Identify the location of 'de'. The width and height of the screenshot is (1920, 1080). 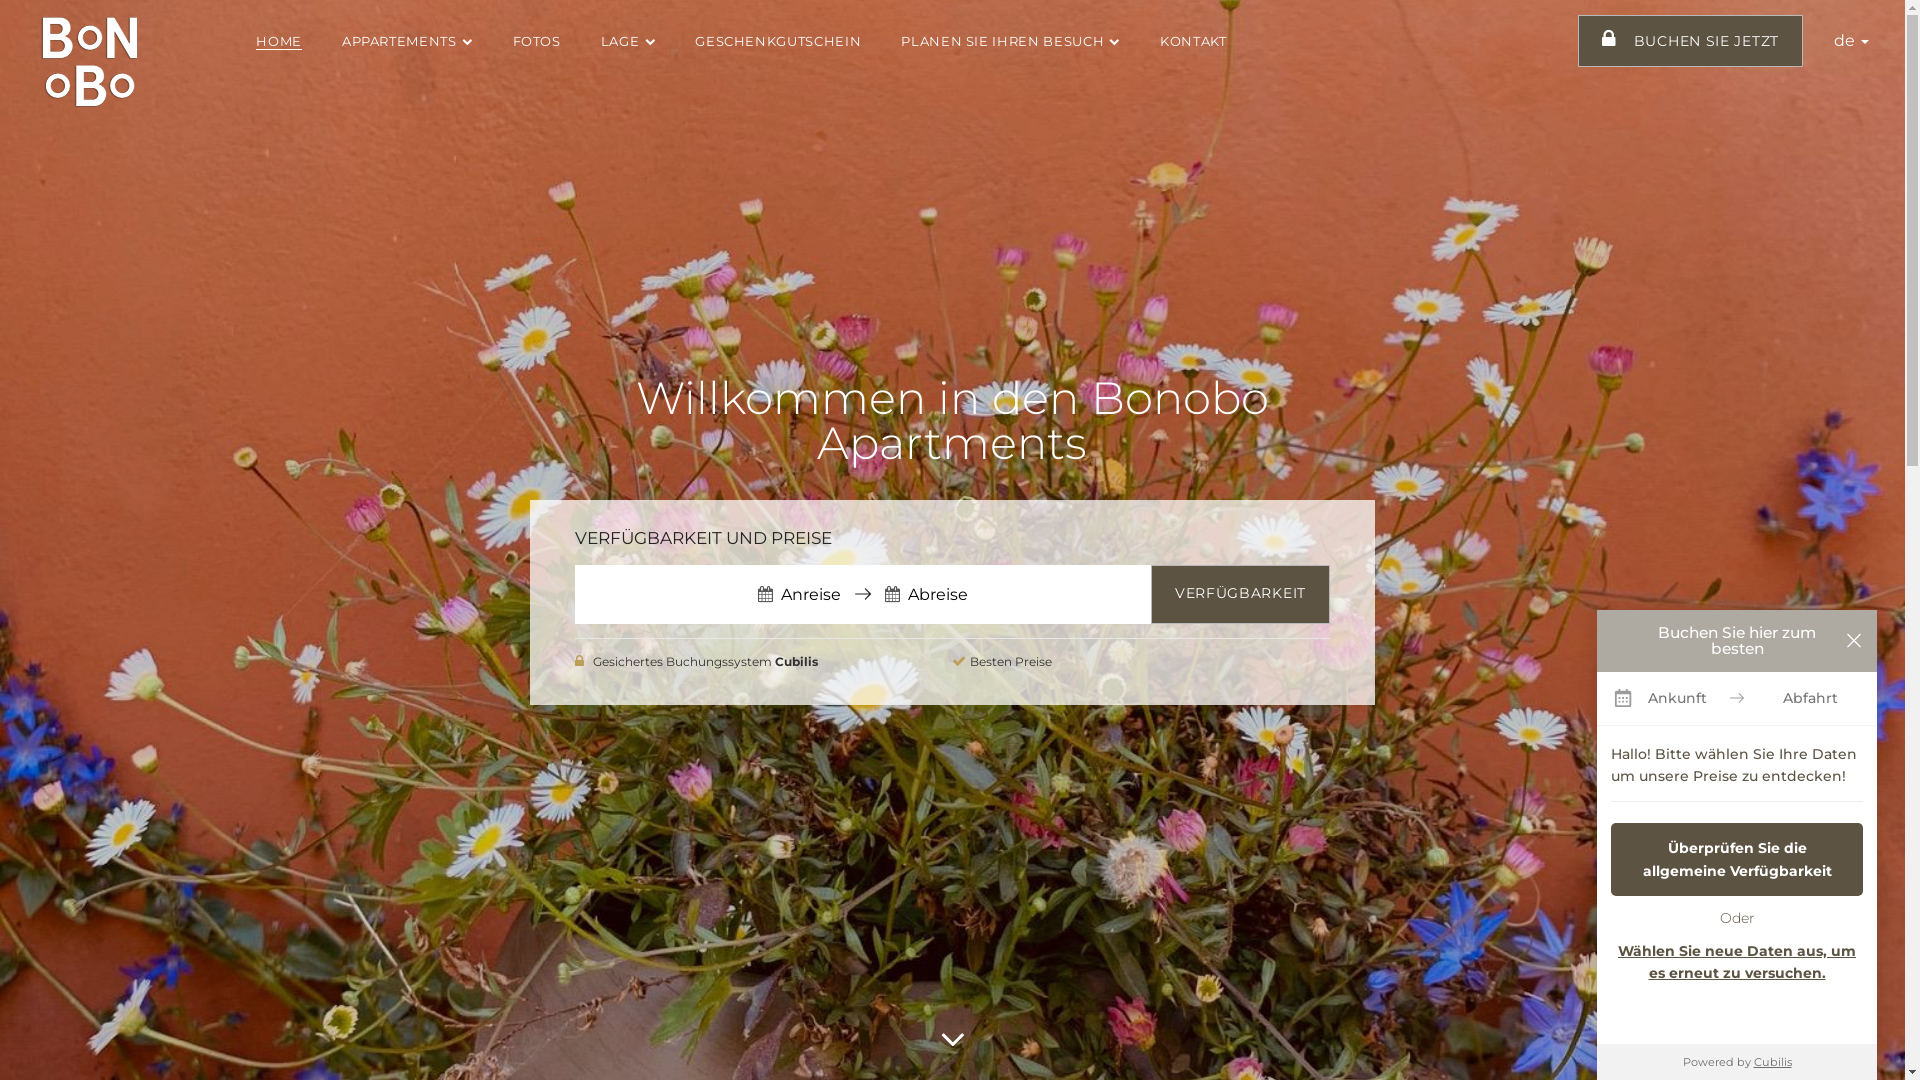
(1850, 40).